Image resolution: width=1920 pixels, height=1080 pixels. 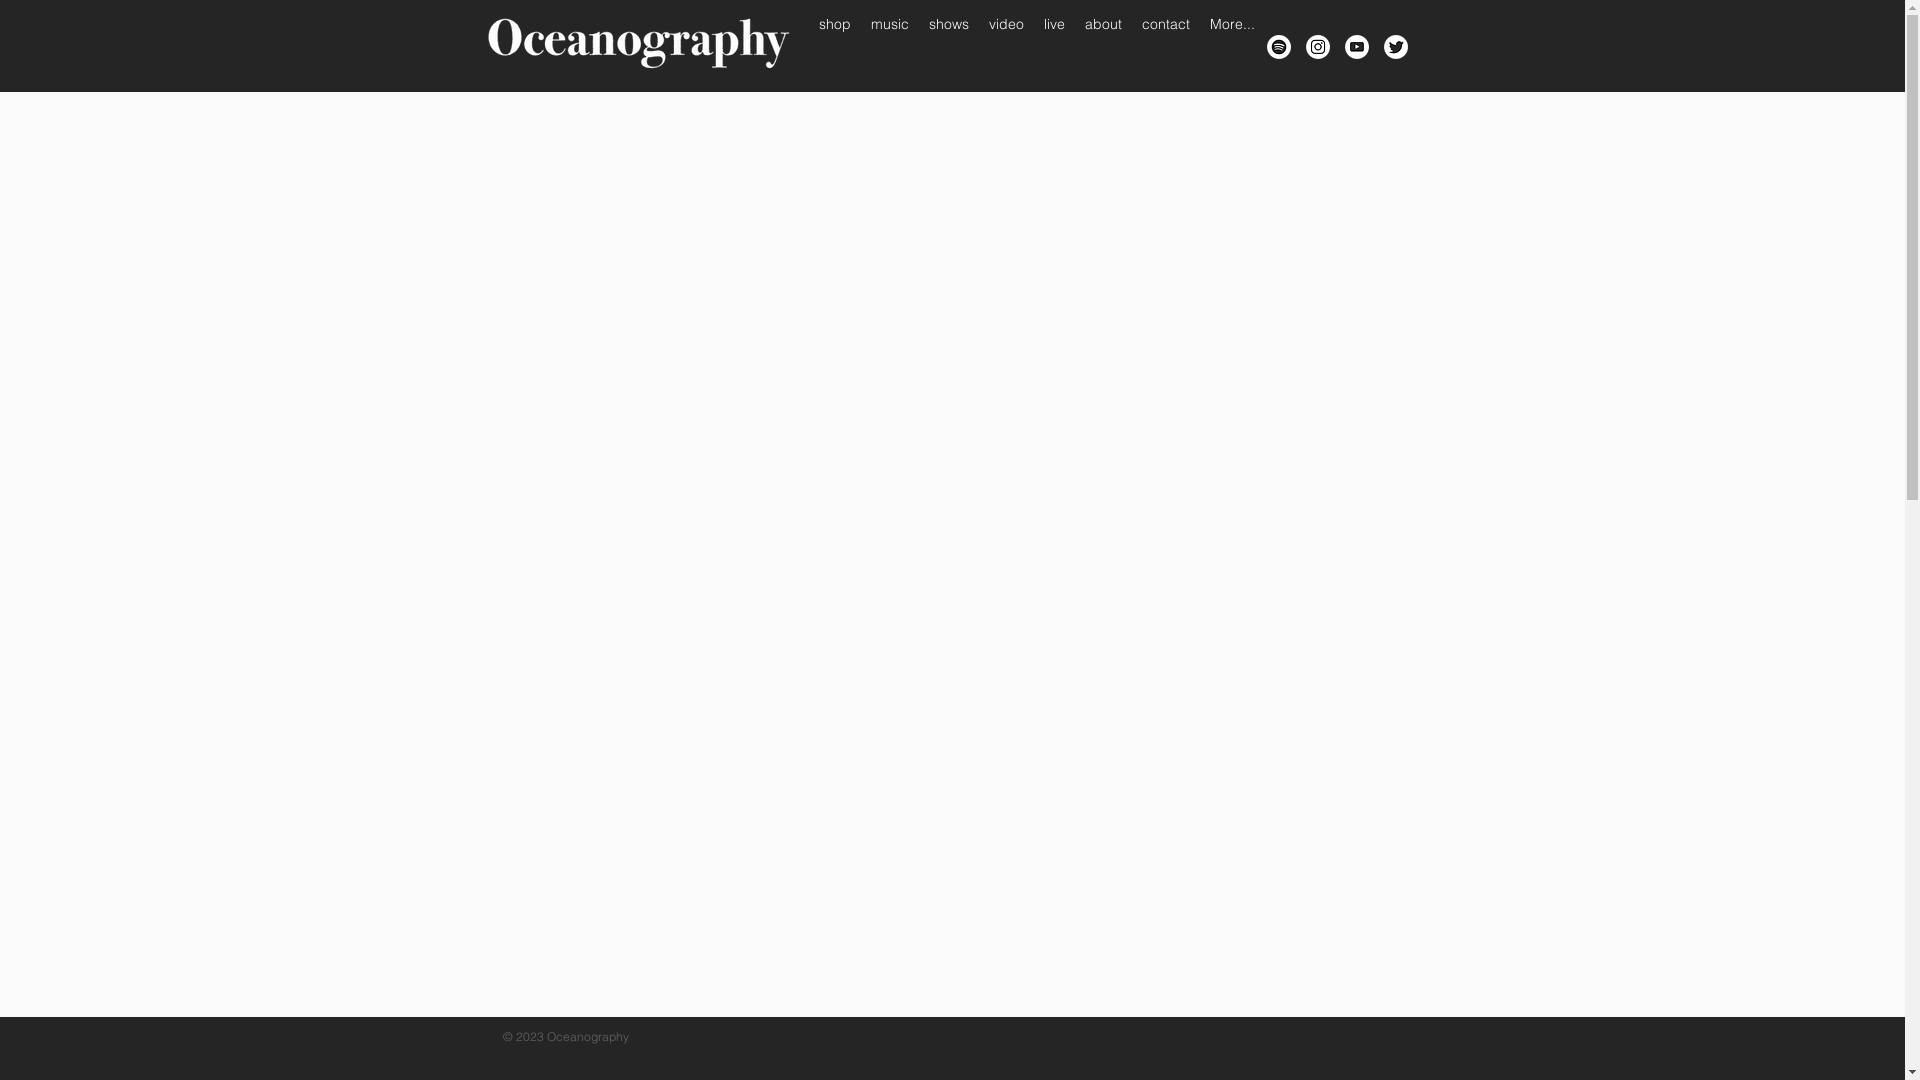 What do you see at coordinates (887, 45) in the screenshot?
I see `'music'` at bounding box center [887, 45].